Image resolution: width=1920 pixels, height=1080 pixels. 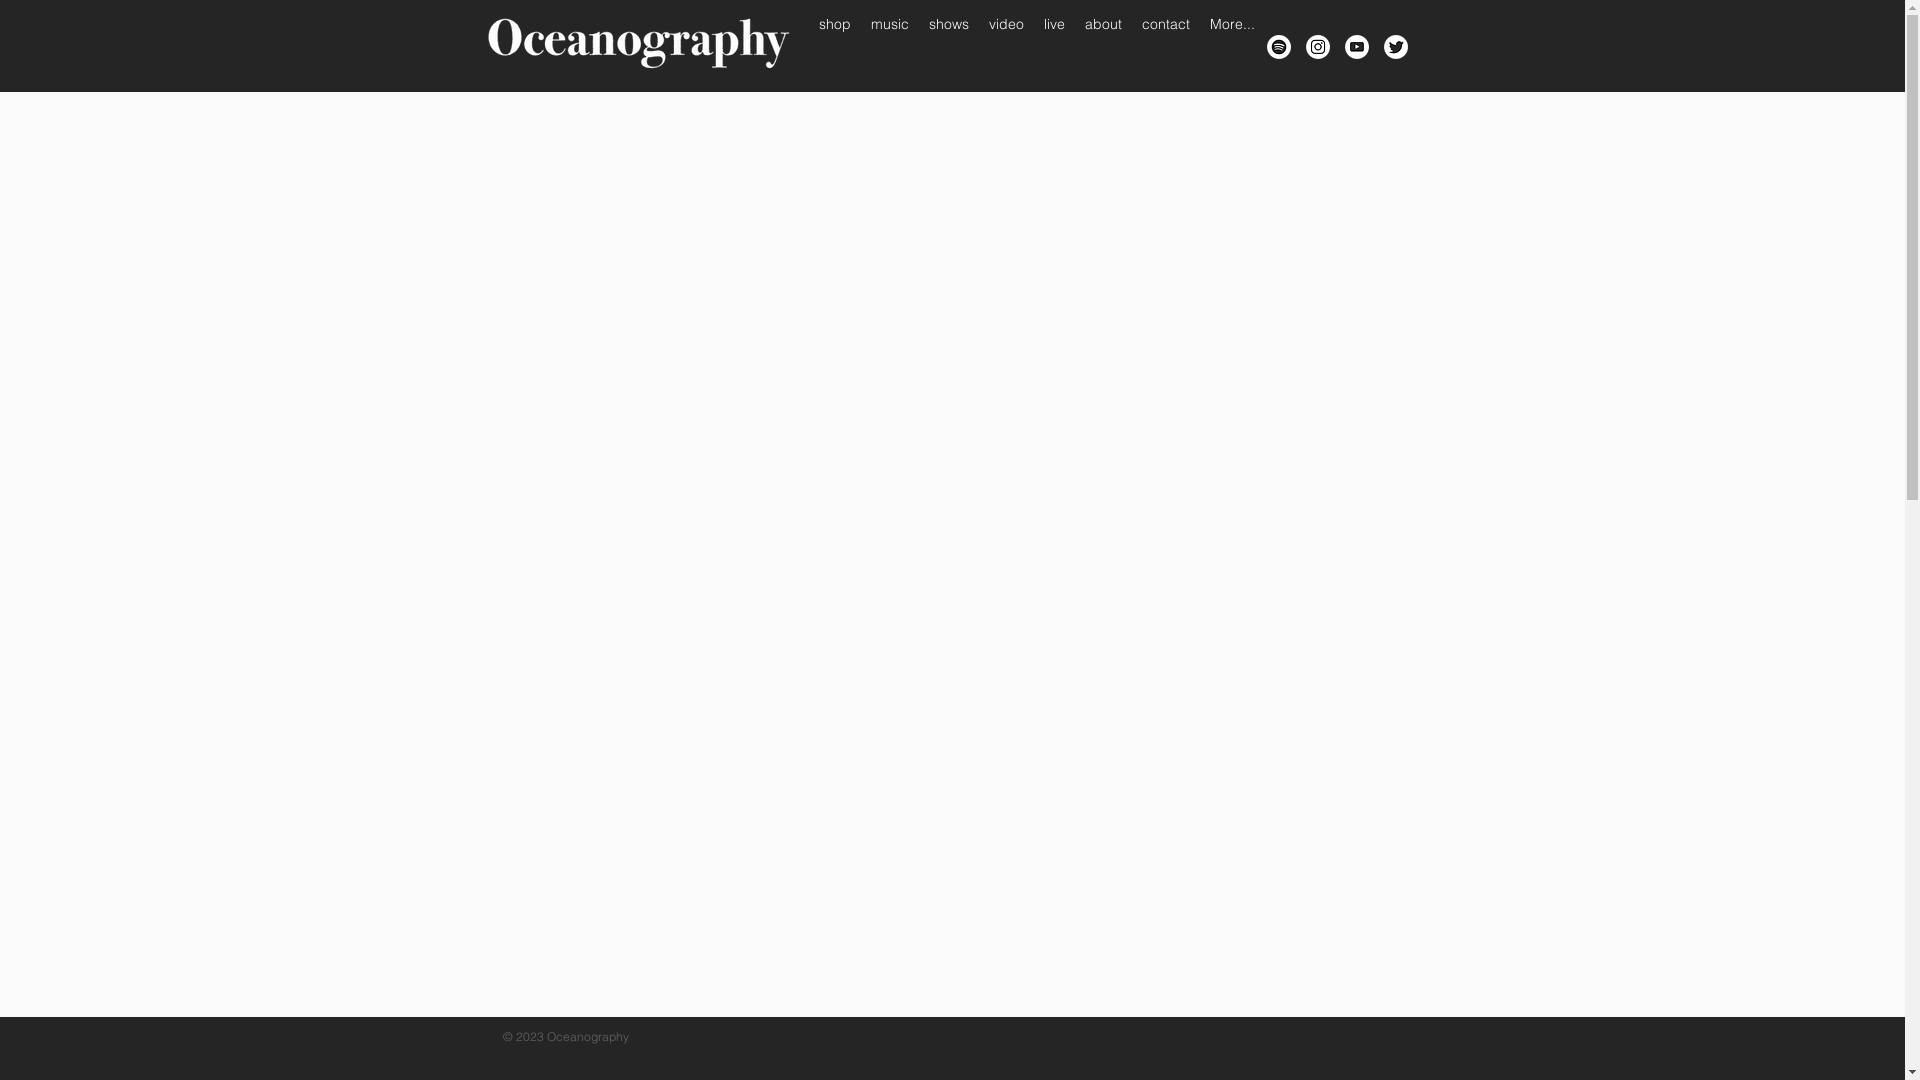 What do you see at coordinates (887, 45) in the screenshot?
I see `'music'` at bounding box center [887, 45].